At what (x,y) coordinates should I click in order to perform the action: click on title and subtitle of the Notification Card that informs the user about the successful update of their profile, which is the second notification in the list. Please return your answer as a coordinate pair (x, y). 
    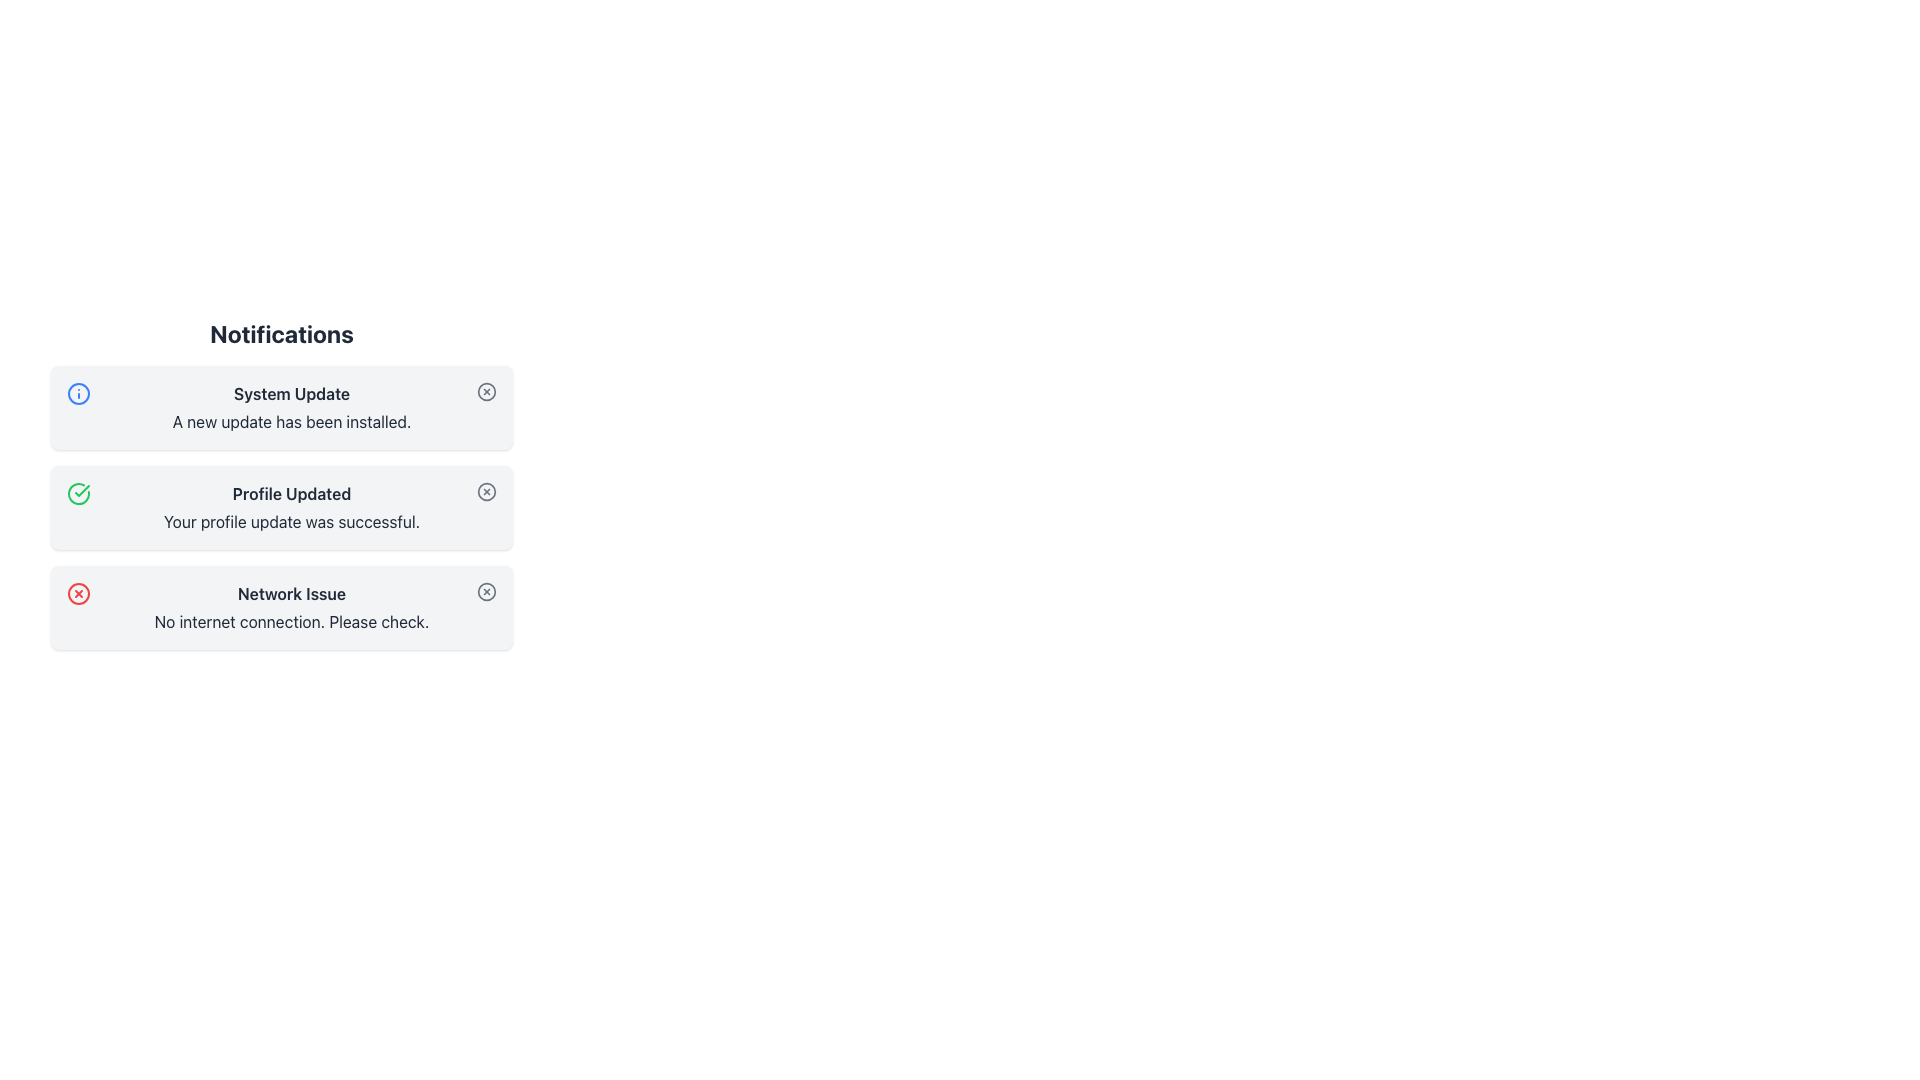
    Looking at the image, I should click on (281, 507).